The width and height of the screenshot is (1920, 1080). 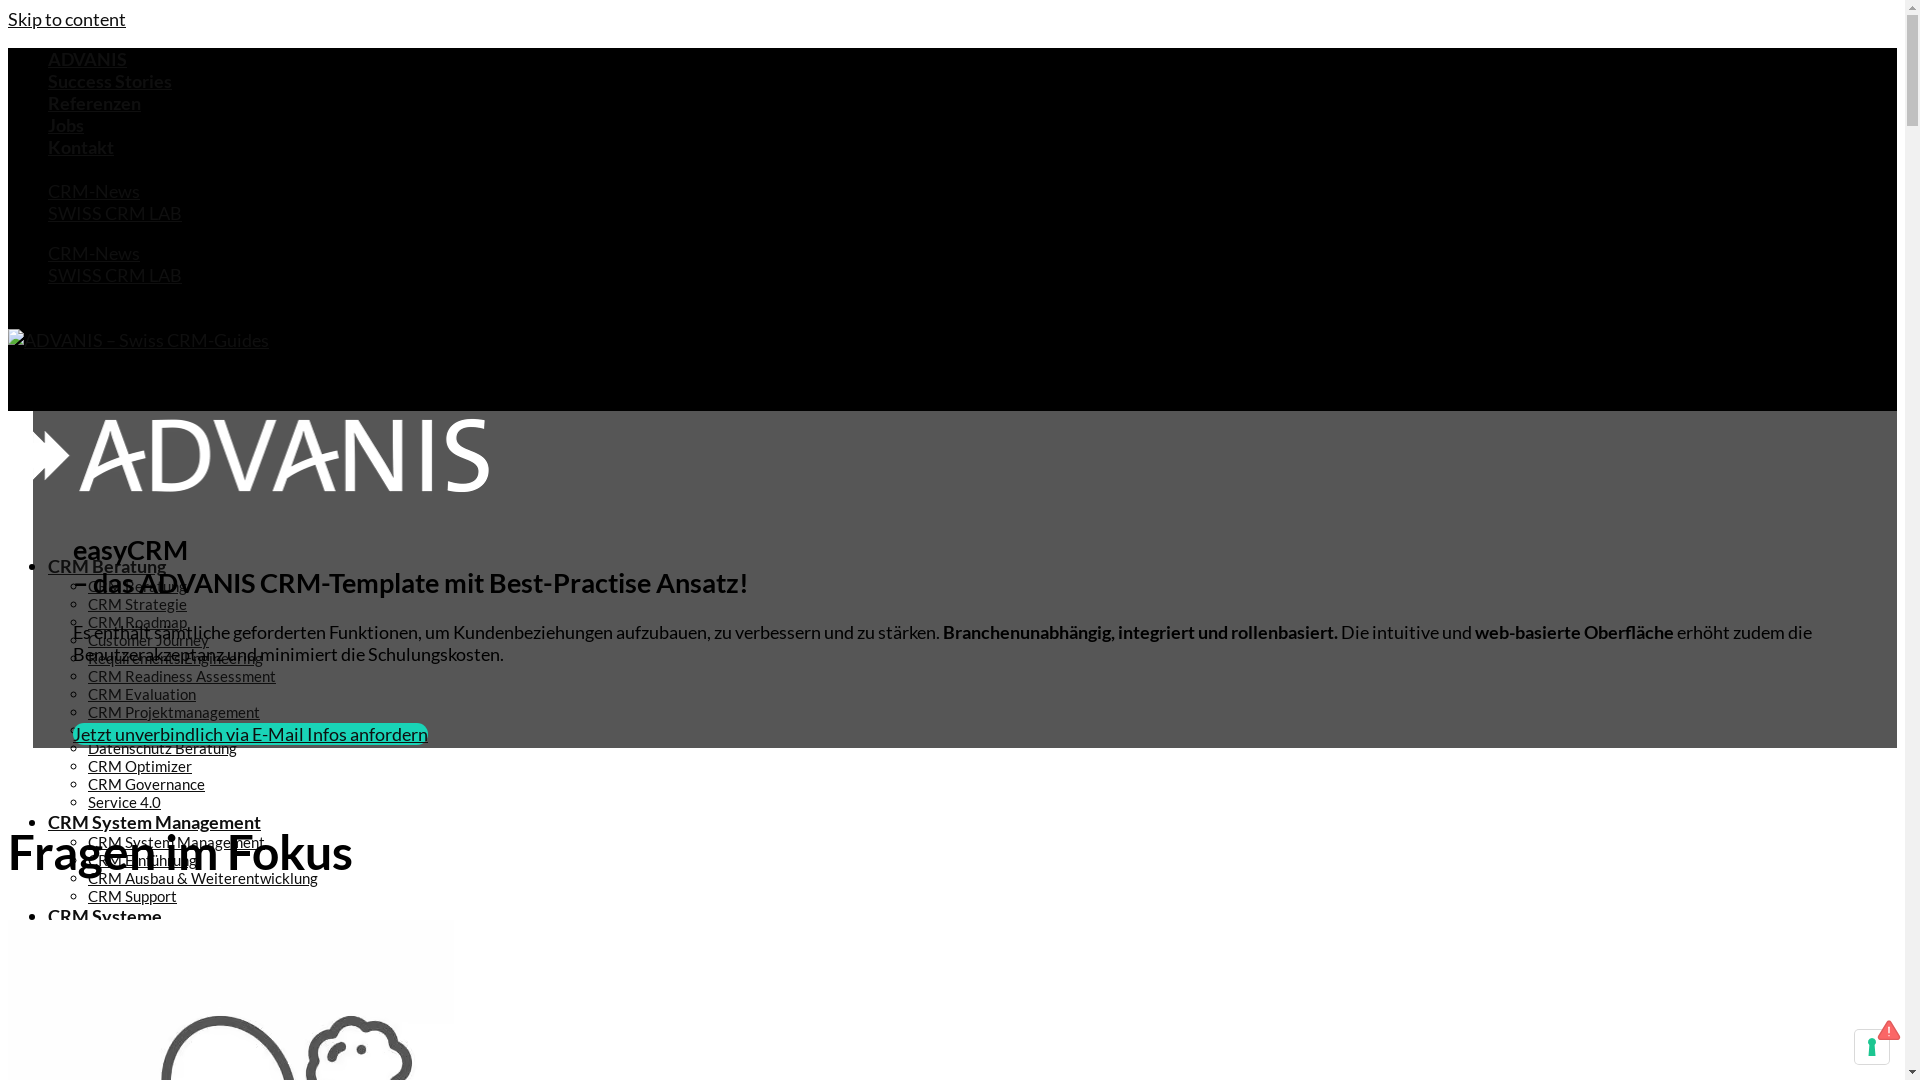 What do you see at coordinates (86, 1043) in the screenshot?
I see `'Microsoft Dynamics 365'` at bounding box center [86, 1043].